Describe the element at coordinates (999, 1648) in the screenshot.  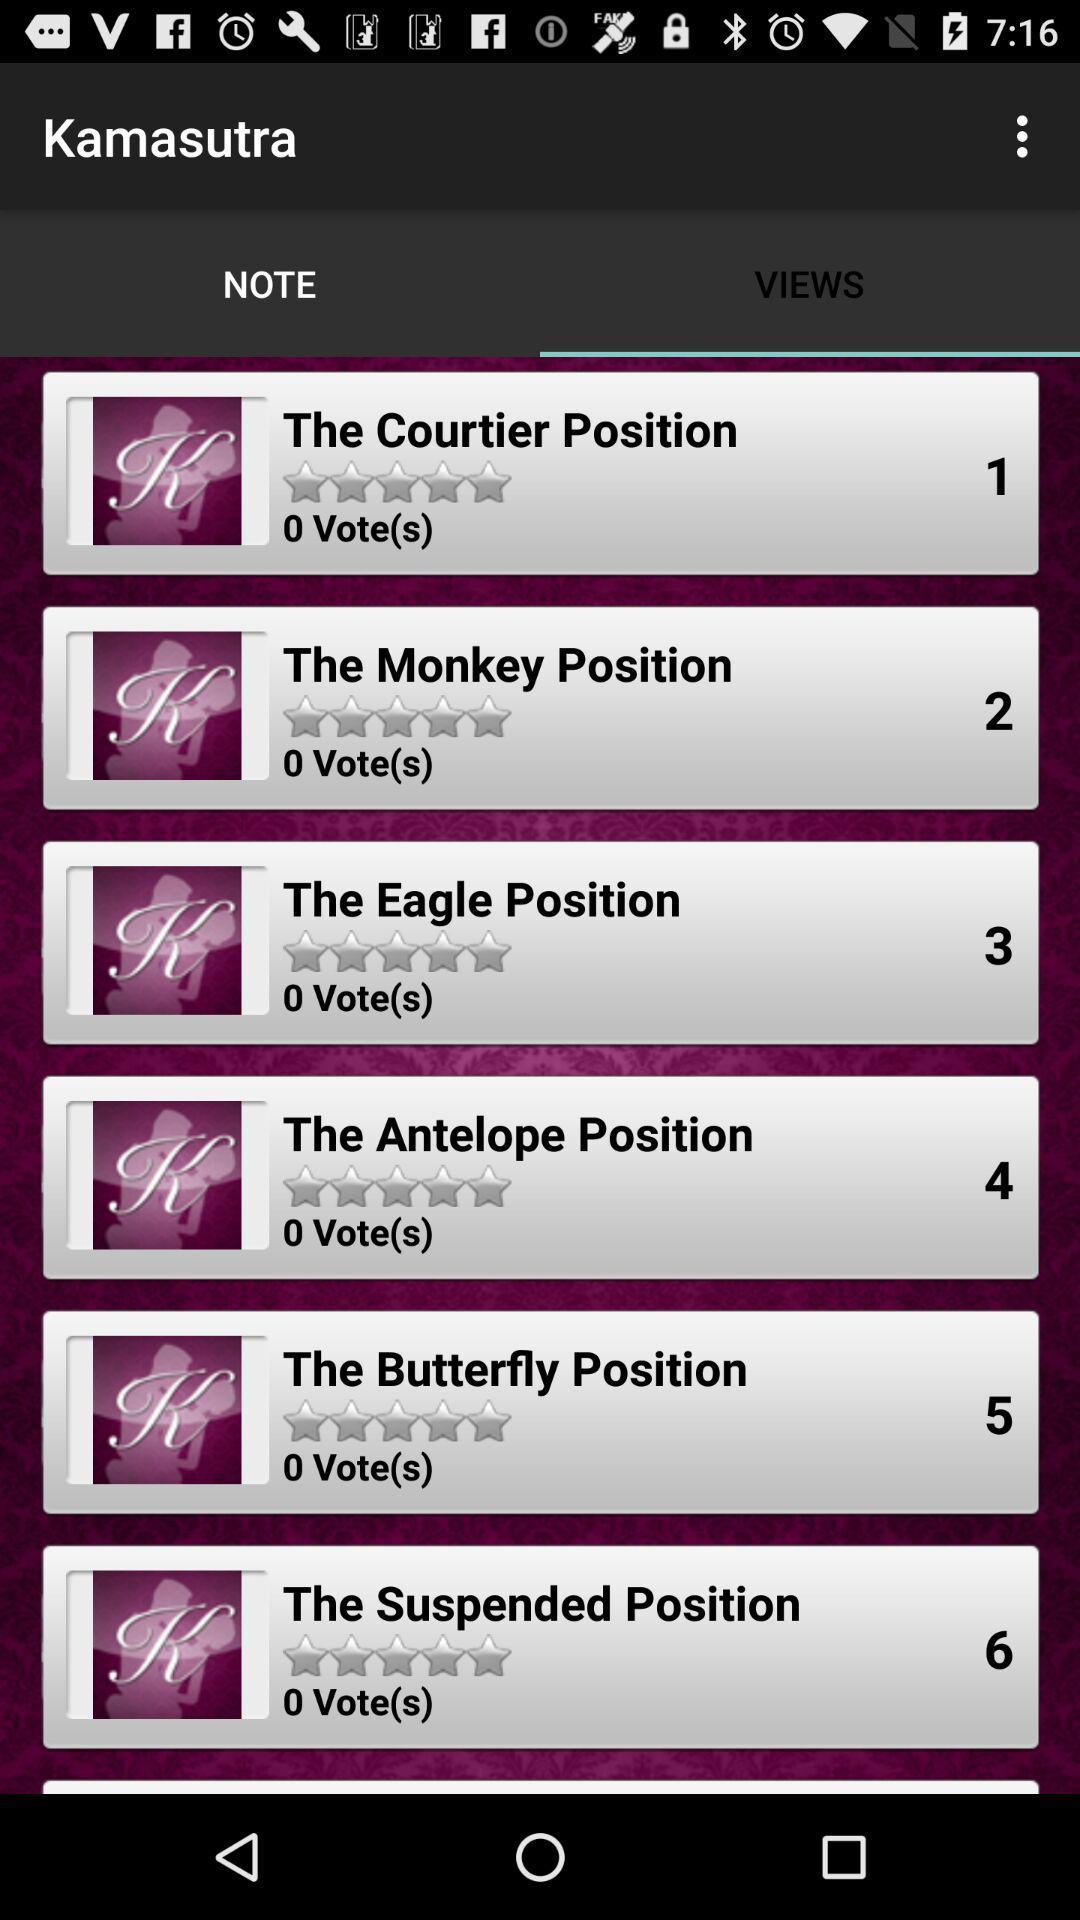
I see `app next to the suspended position icon` at that location.